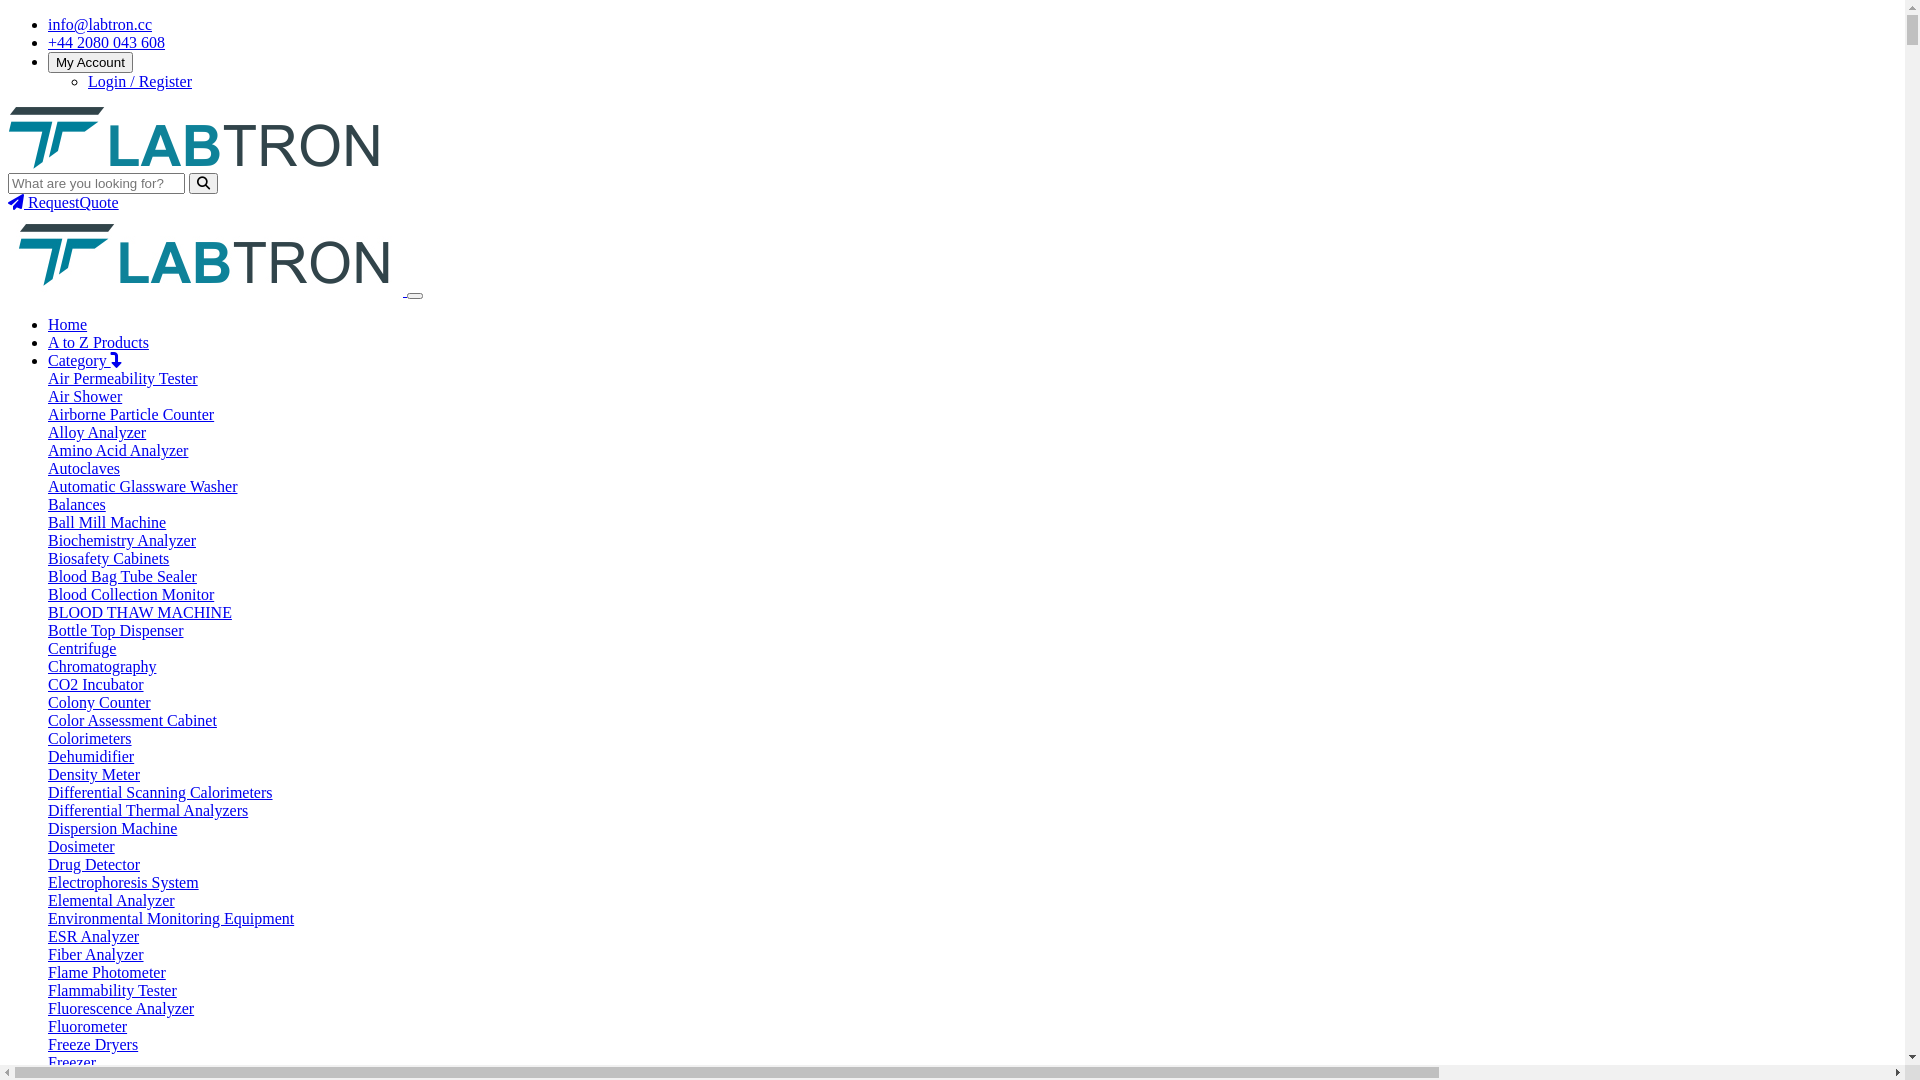  What do you see at coordinates (129, 593) in the screenshot?
I see `'Blood Collection Monitor'` at bounding box center [129, 593].